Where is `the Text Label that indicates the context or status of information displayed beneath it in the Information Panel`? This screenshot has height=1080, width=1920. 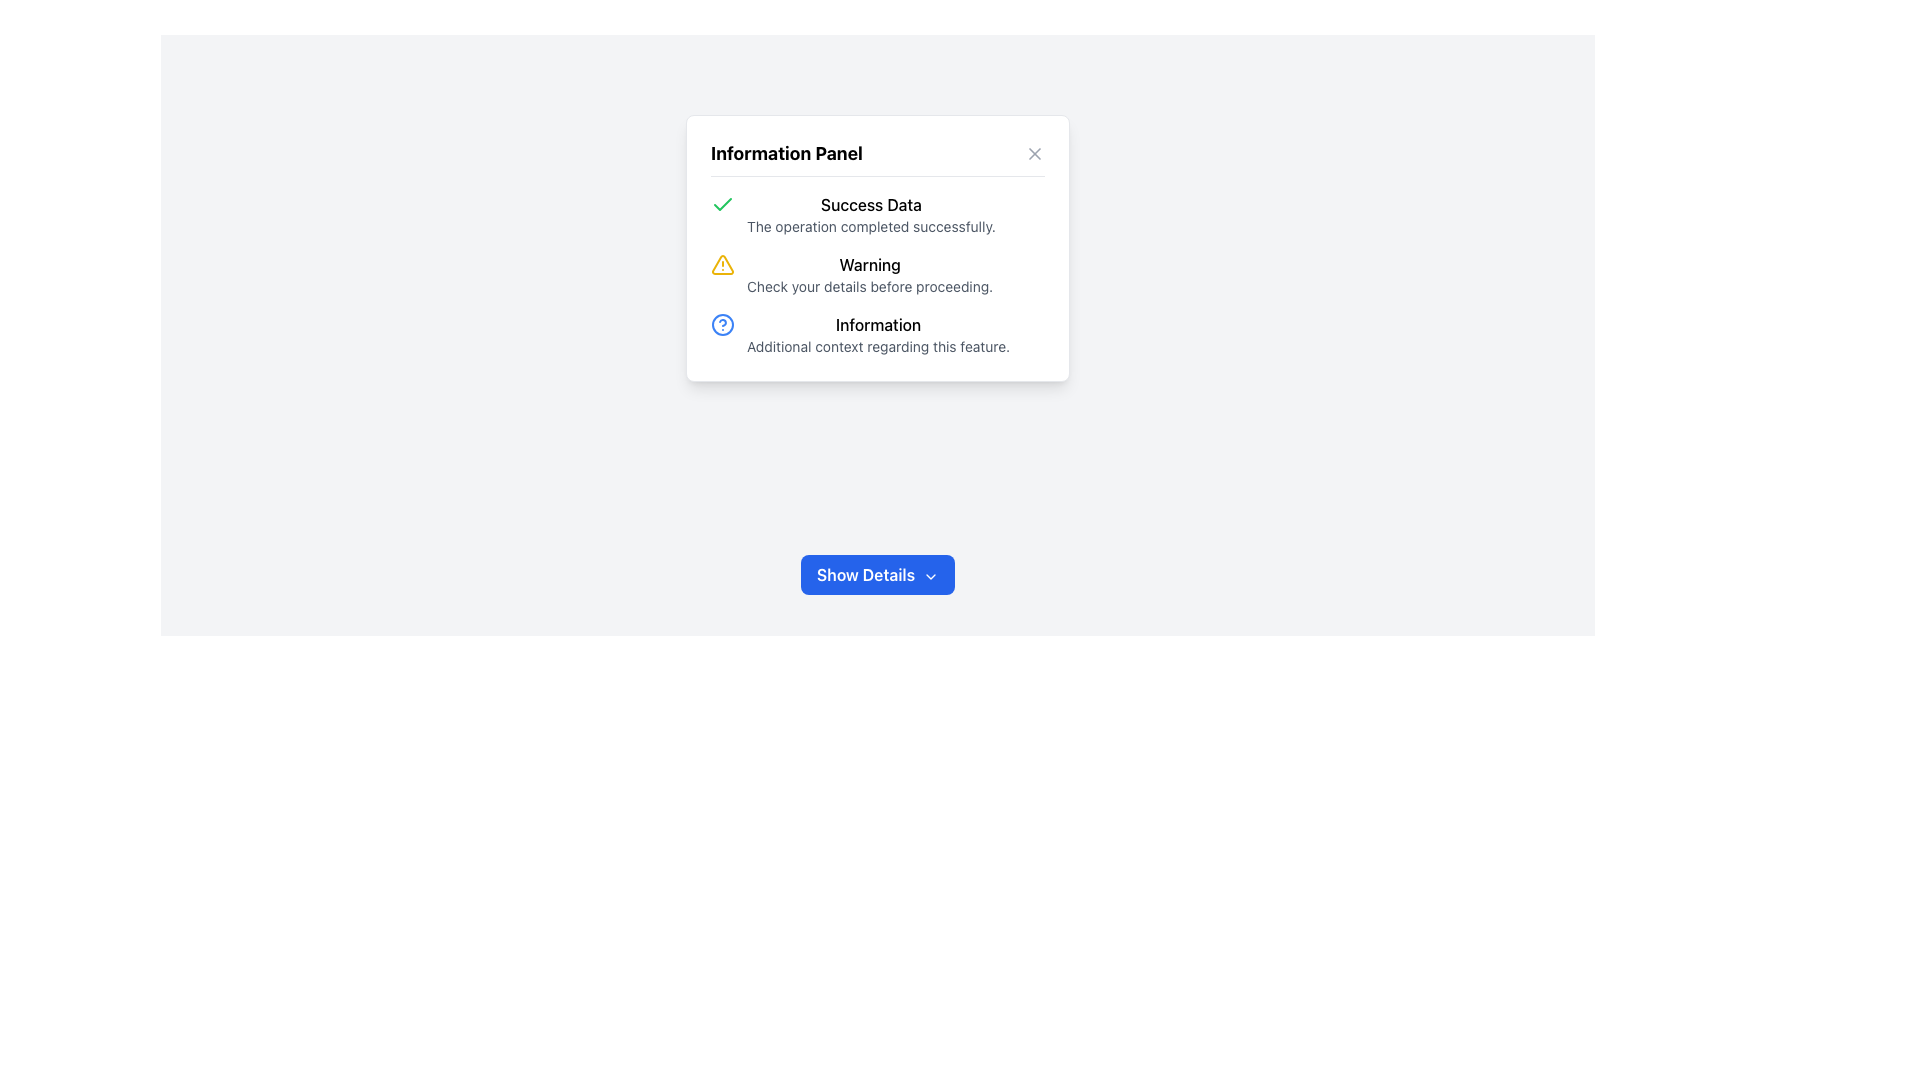
the Text Label that indicates the context or status of information displayed beneath it in the Information Panel is located at coordinates (871, 204).